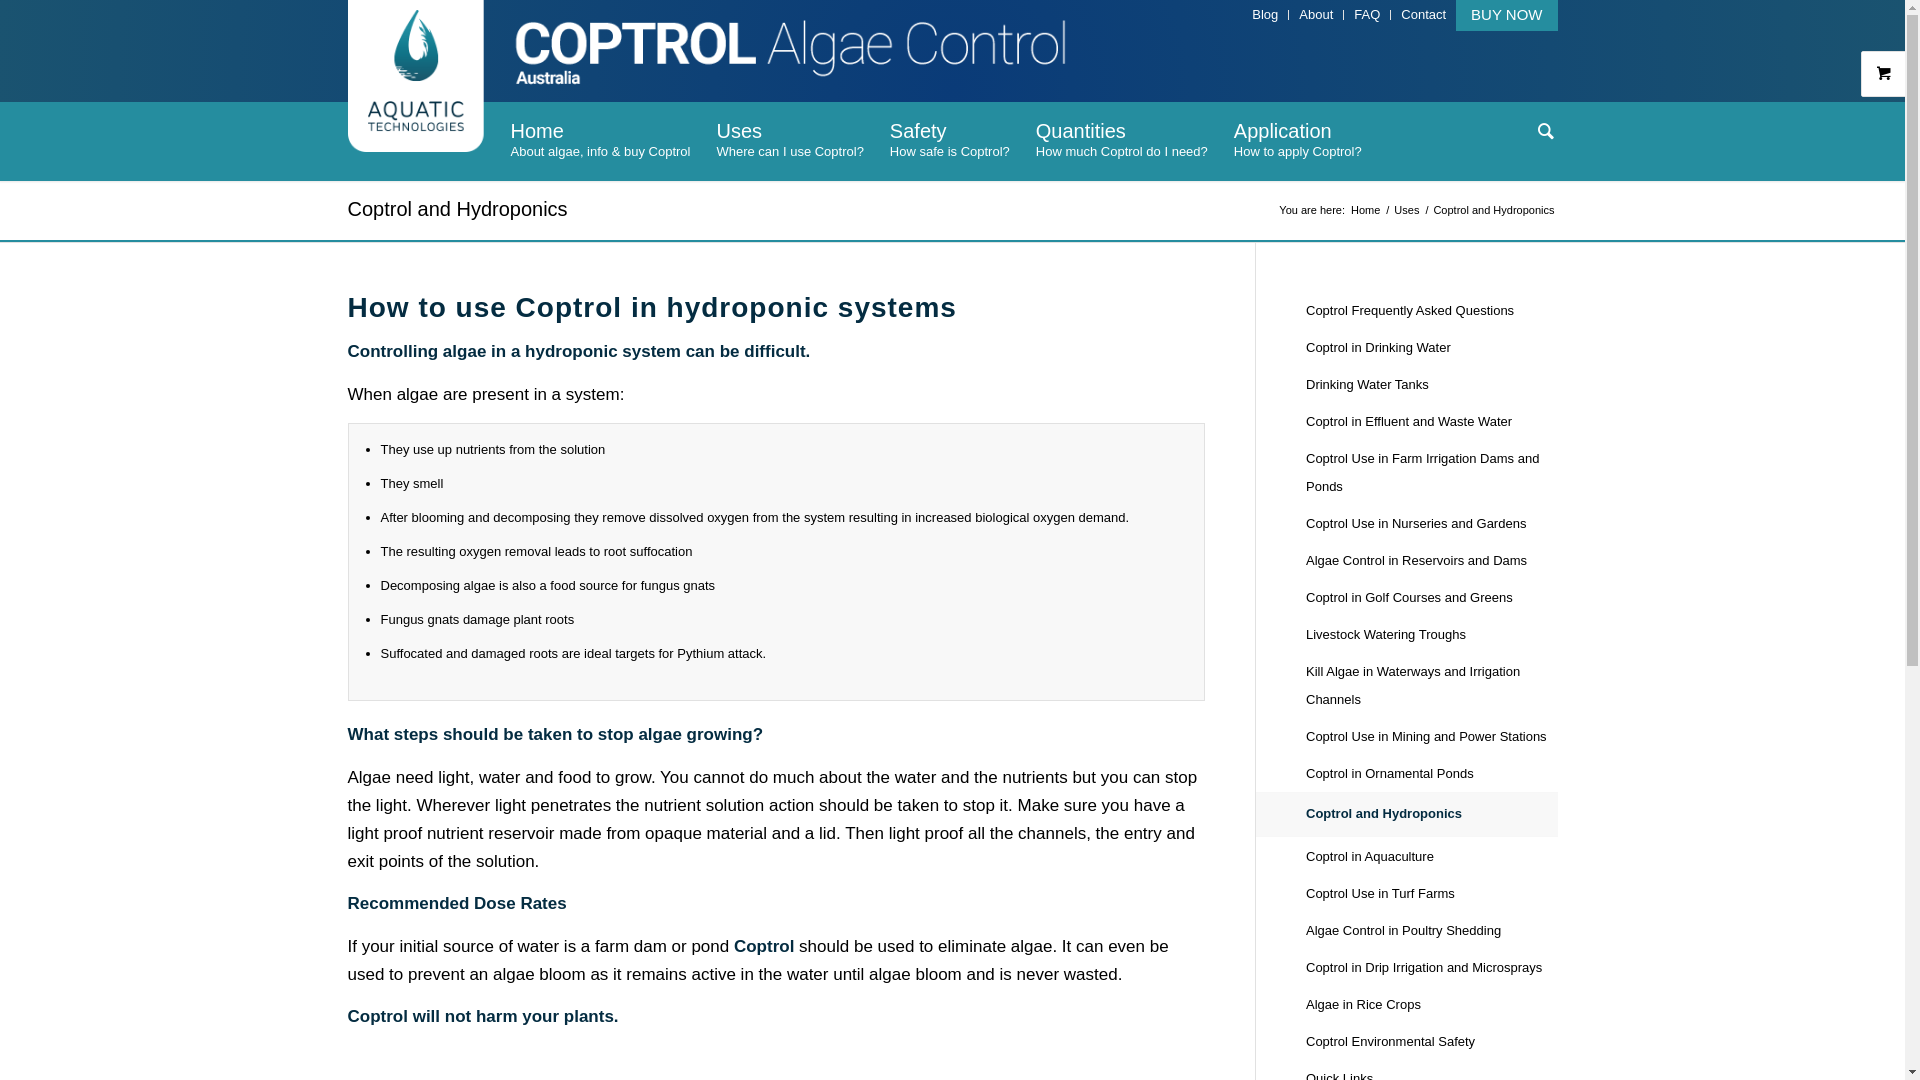 The image size is (1920, 1080). Describe the element at coordinates (1430, 635) in the screenshot. I see `'Livestock Watering Troughs'` at that location.